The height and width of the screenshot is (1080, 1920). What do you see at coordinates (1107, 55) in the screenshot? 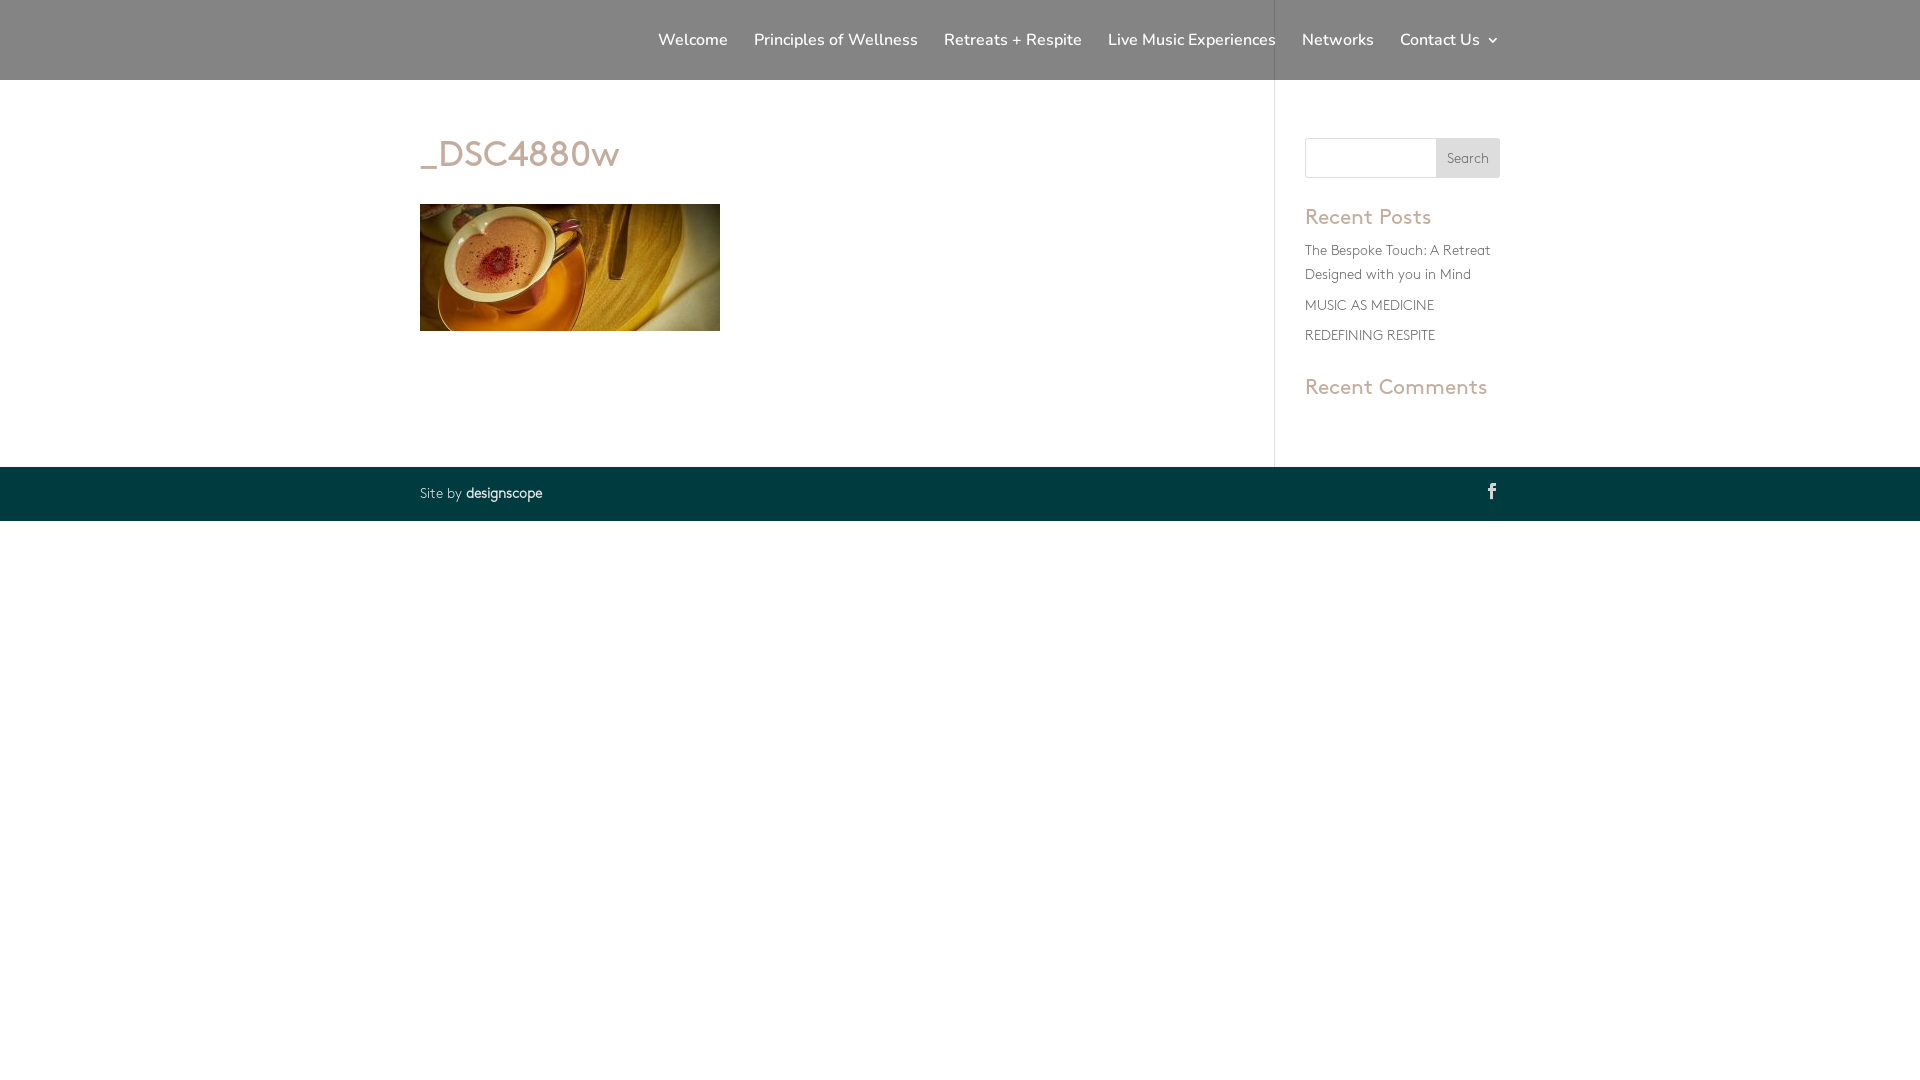
I see `'Live Music Experiences'` at bounding box center [1107, 55].